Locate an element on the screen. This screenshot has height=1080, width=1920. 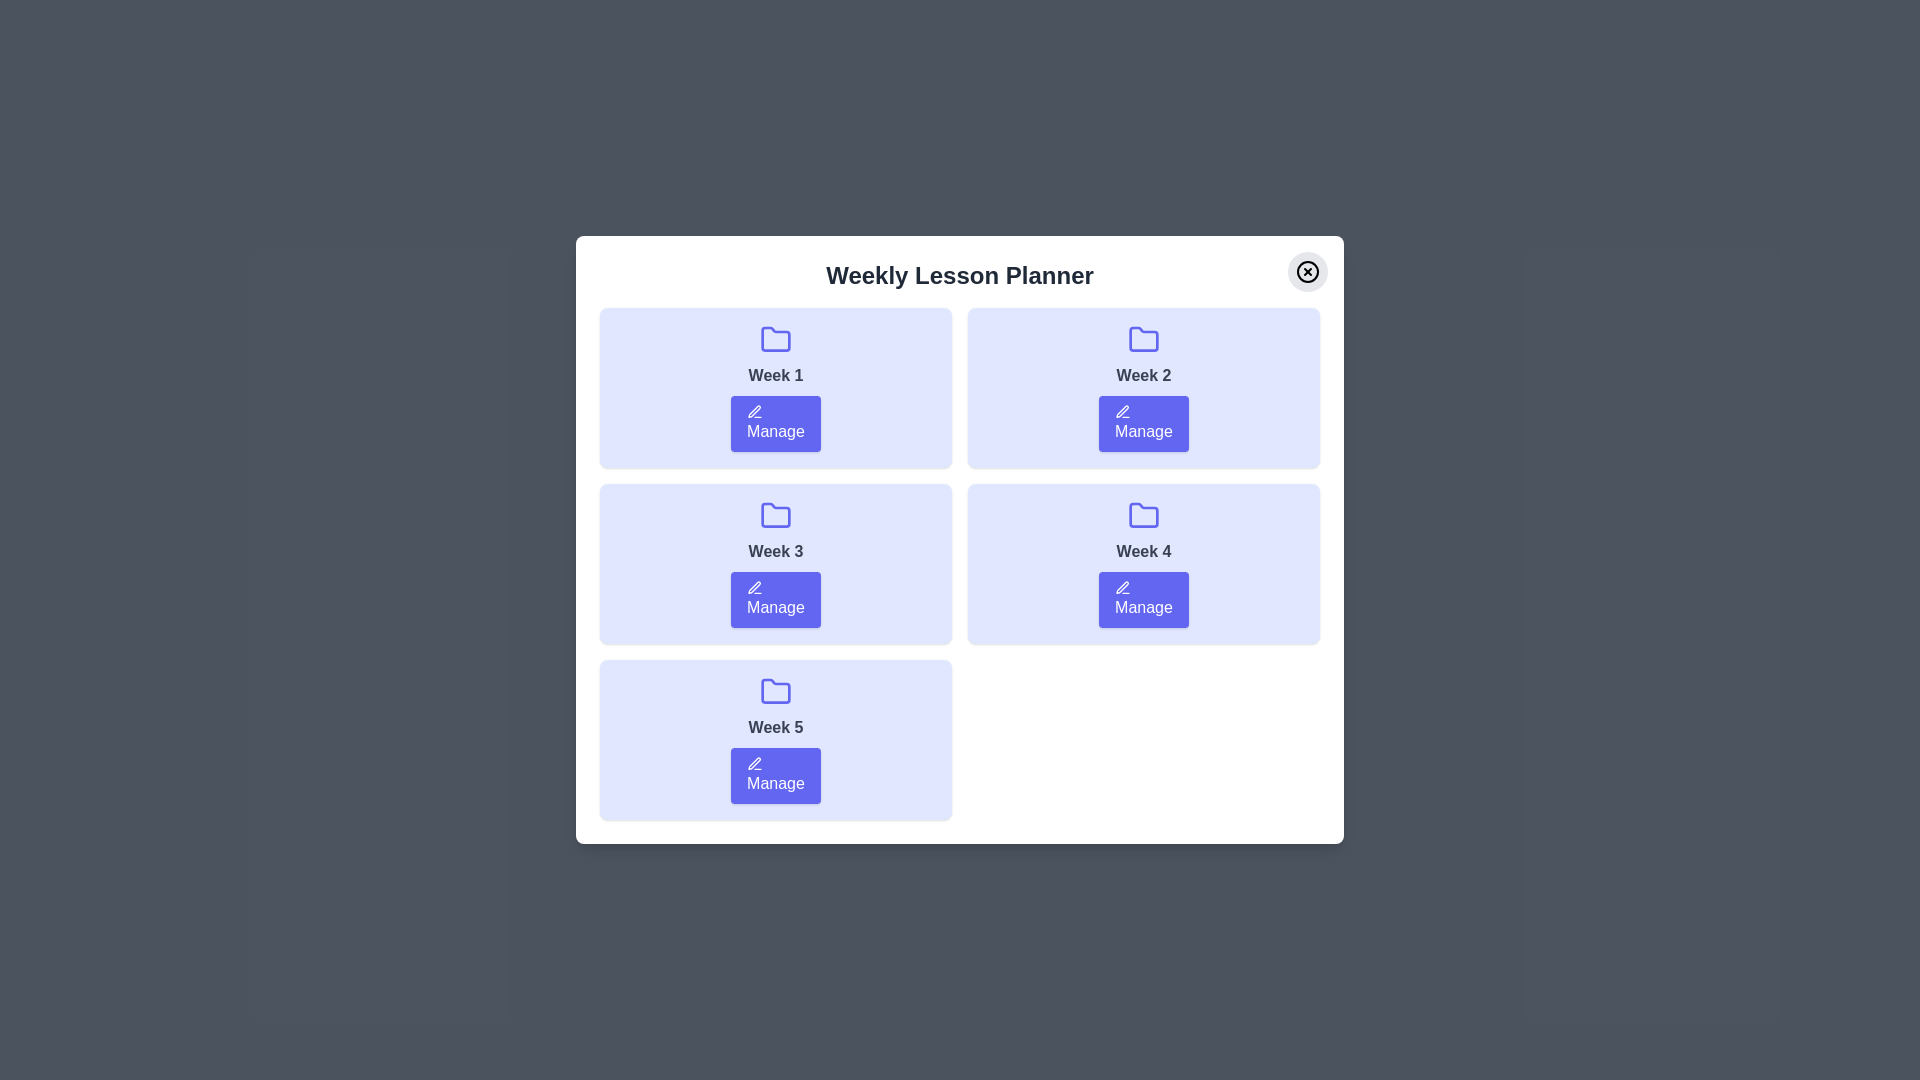
the 'Manage' button for Week 1 is located at coordinates (775, 423).